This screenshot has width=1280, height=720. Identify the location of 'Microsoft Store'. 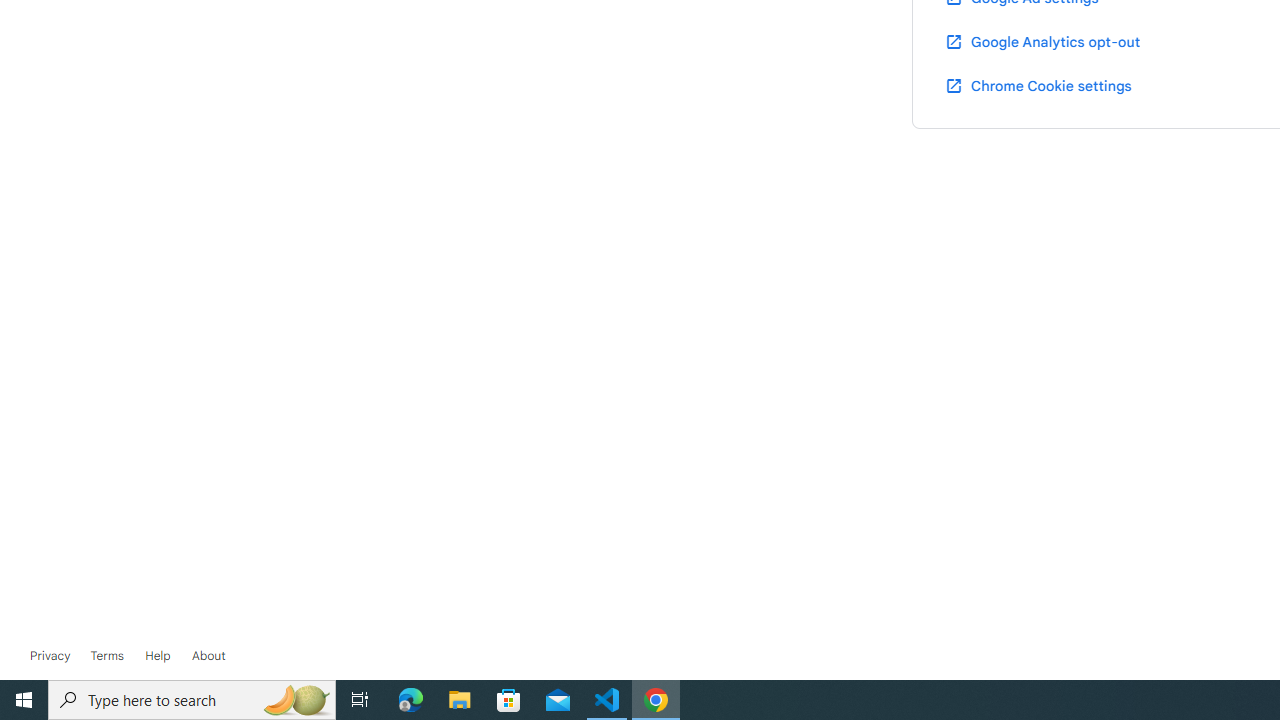
(509, 698).